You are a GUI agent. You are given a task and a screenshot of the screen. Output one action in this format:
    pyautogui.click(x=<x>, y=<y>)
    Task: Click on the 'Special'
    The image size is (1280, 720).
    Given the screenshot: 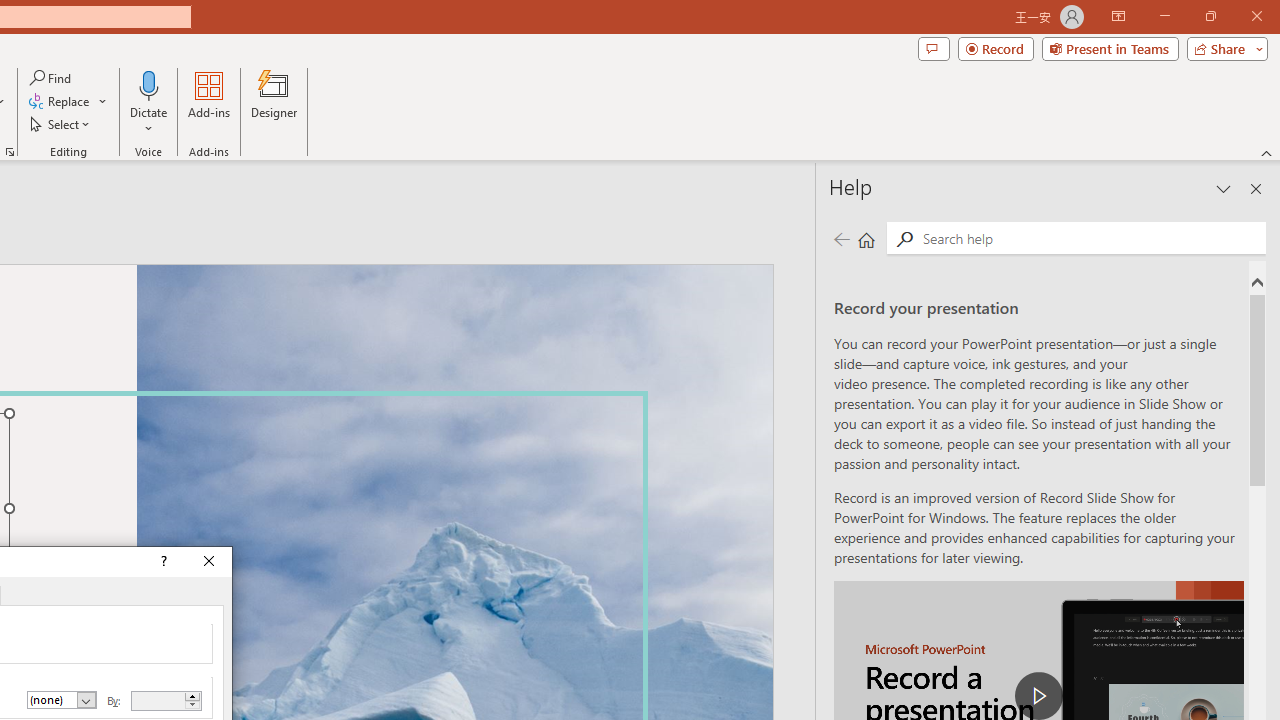 What is the action you would take?
    pyautogui.click(x=62, y=699)
    